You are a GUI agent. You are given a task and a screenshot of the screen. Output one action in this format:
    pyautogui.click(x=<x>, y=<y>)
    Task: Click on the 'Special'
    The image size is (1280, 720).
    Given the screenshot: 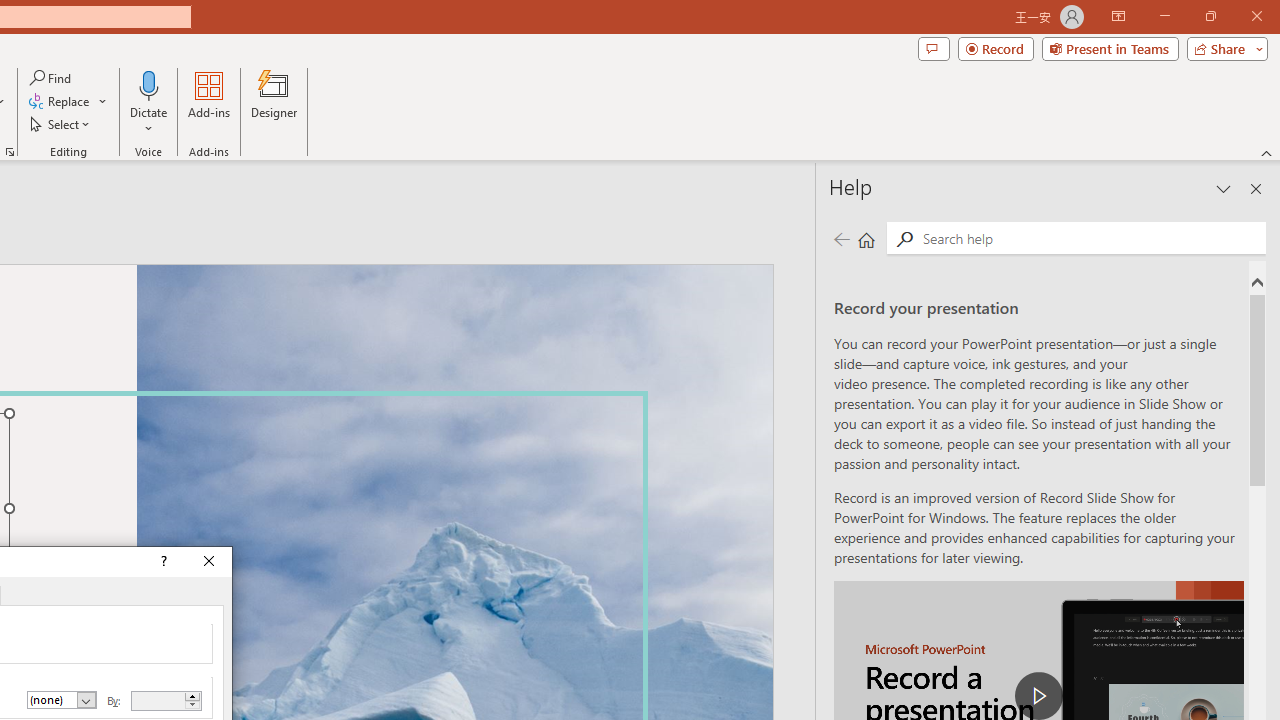 What is the action you would take?
    pyautogui.click(x=62, y=699)
    